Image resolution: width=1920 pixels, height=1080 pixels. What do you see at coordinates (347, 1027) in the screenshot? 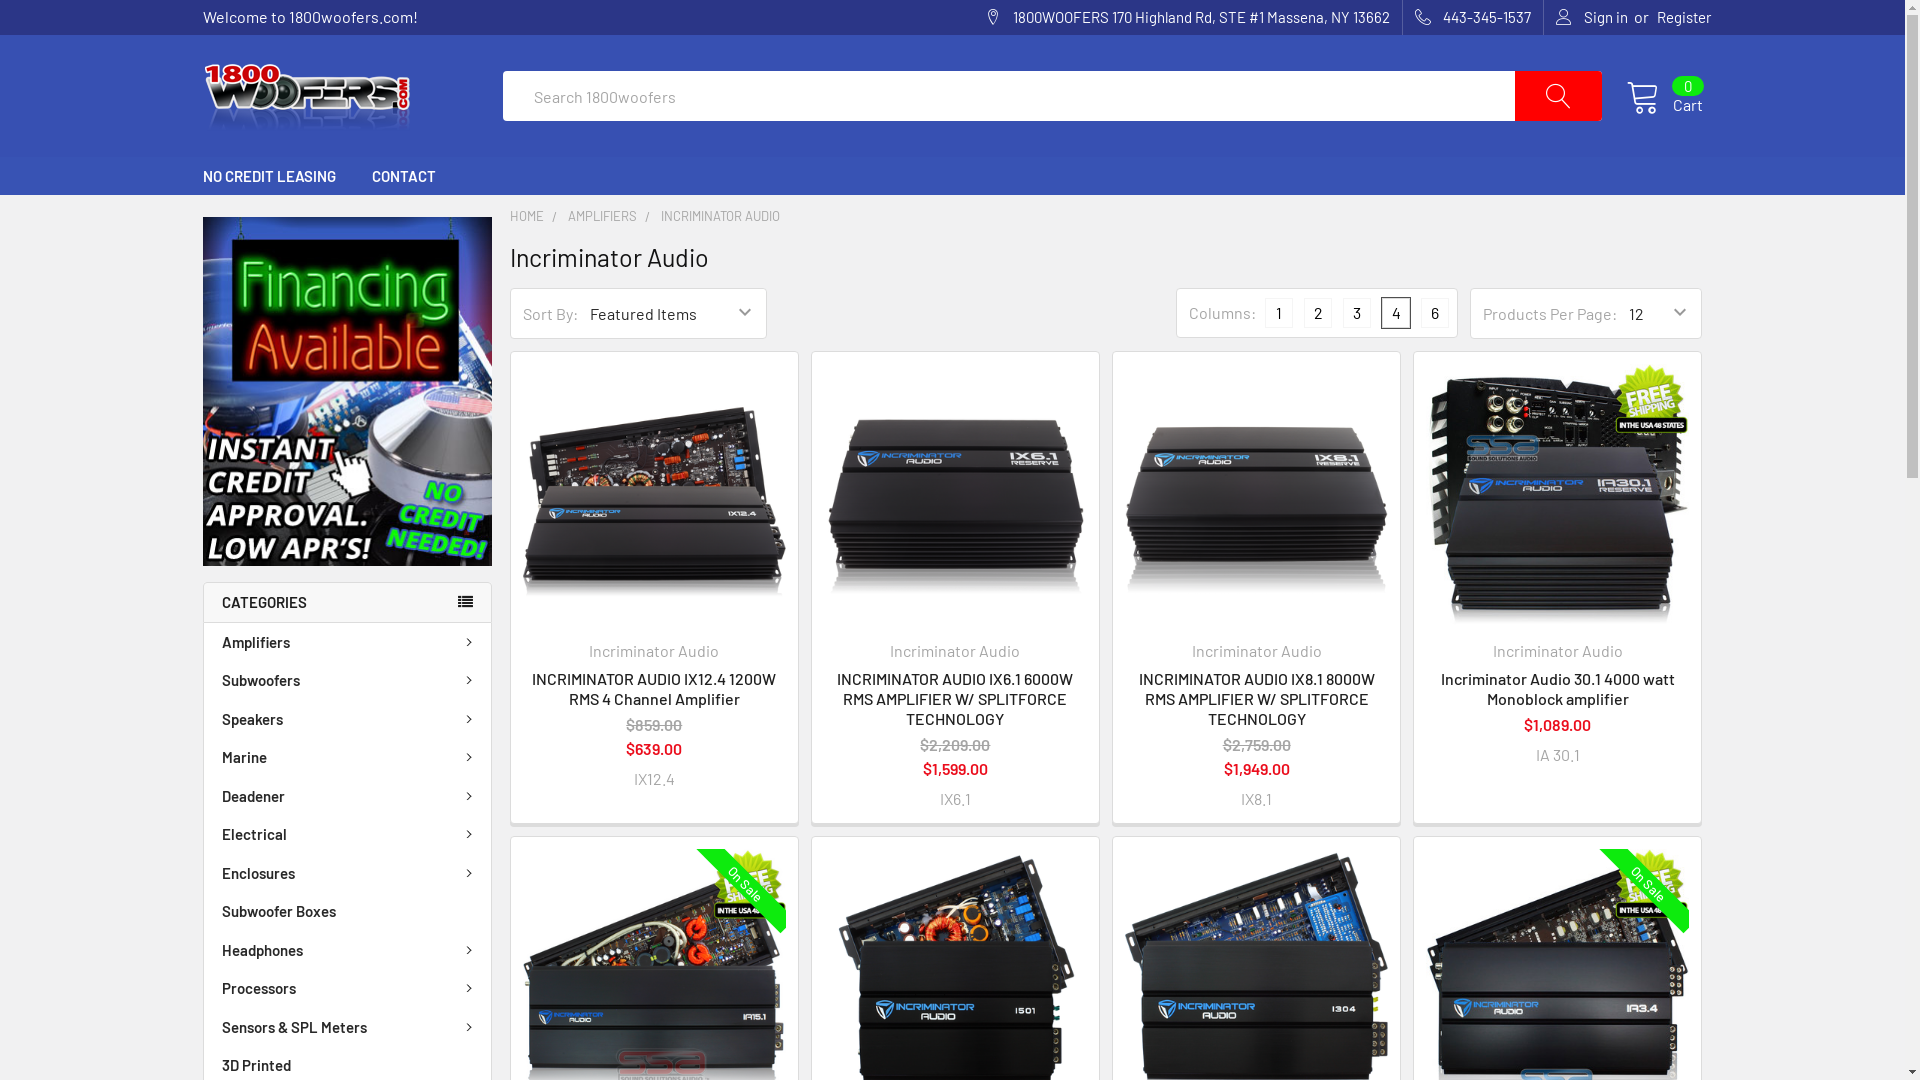
I see `'Sensors & SPL Meters'` at bounding box center [347, 1027].